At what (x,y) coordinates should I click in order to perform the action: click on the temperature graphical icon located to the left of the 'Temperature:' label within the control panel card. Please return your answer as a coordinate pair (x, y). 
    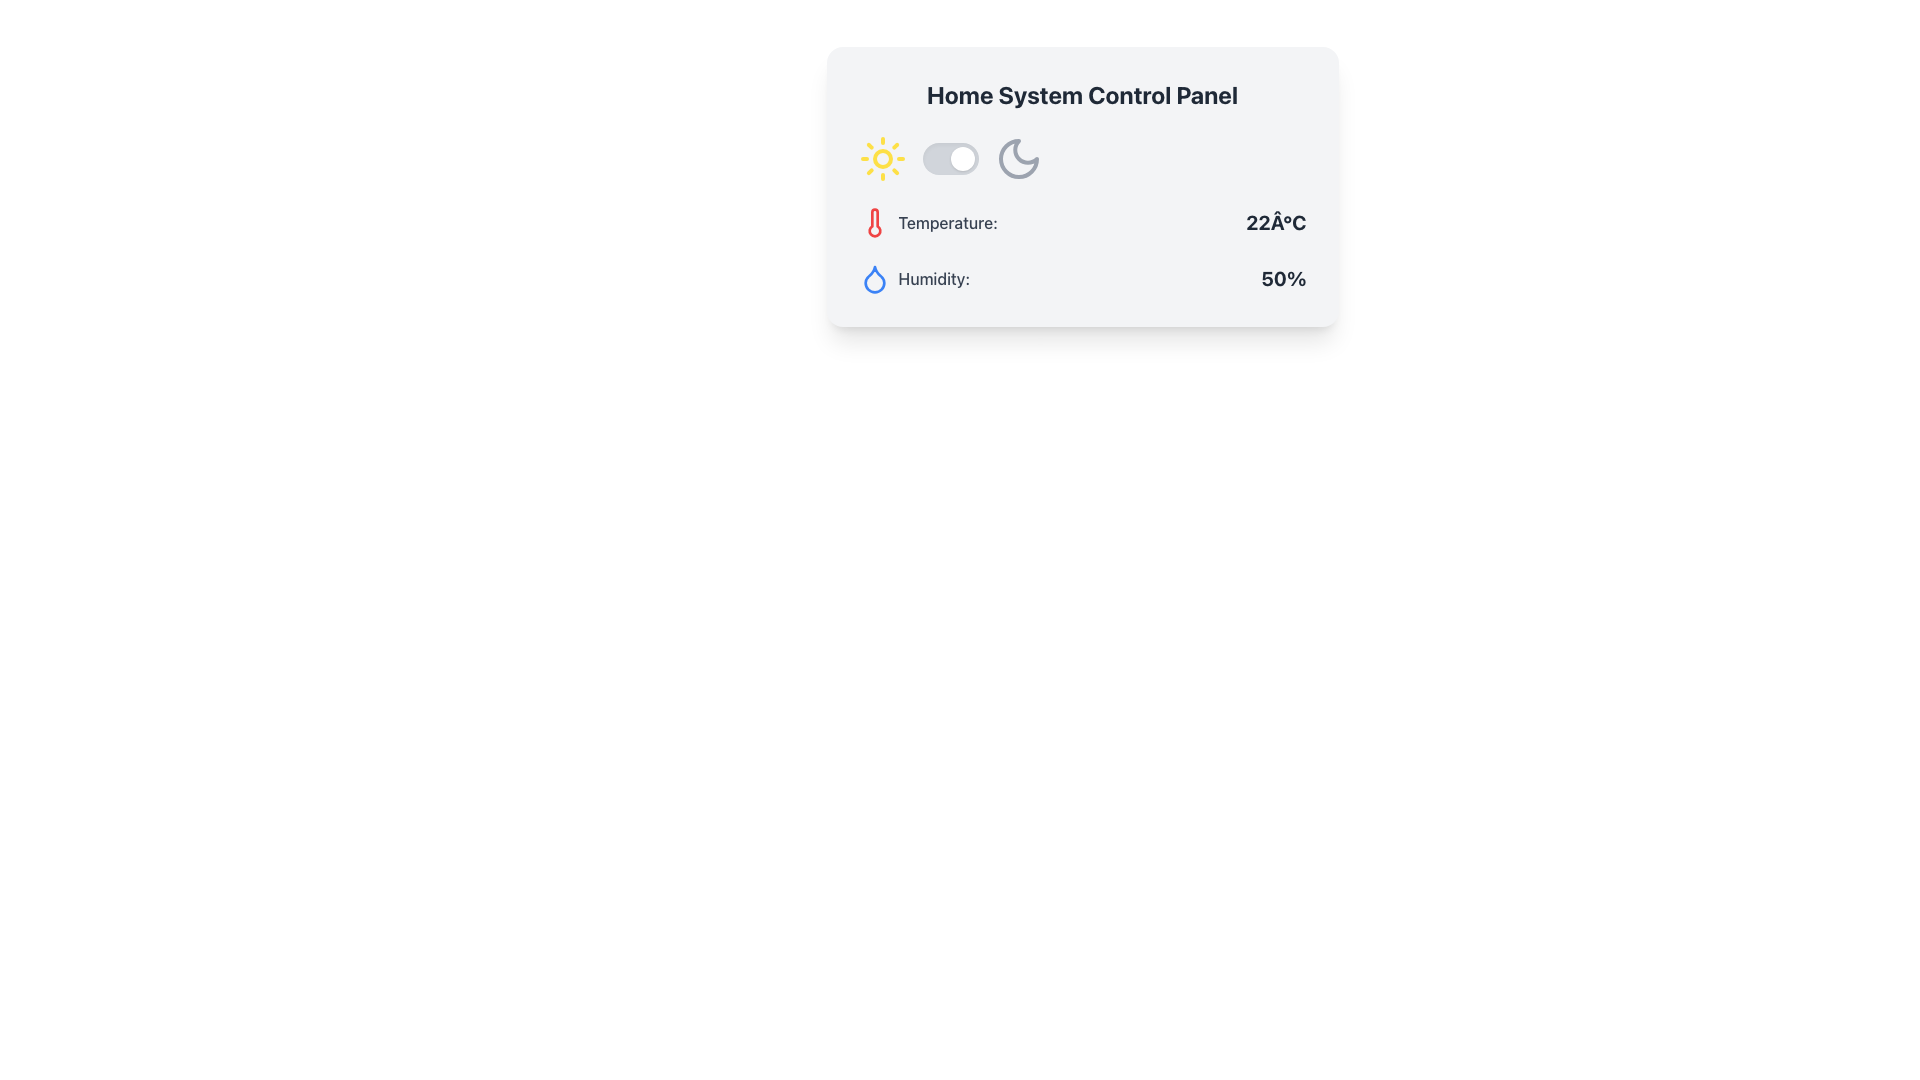
    Looking at the image, I should click on (874, 223).